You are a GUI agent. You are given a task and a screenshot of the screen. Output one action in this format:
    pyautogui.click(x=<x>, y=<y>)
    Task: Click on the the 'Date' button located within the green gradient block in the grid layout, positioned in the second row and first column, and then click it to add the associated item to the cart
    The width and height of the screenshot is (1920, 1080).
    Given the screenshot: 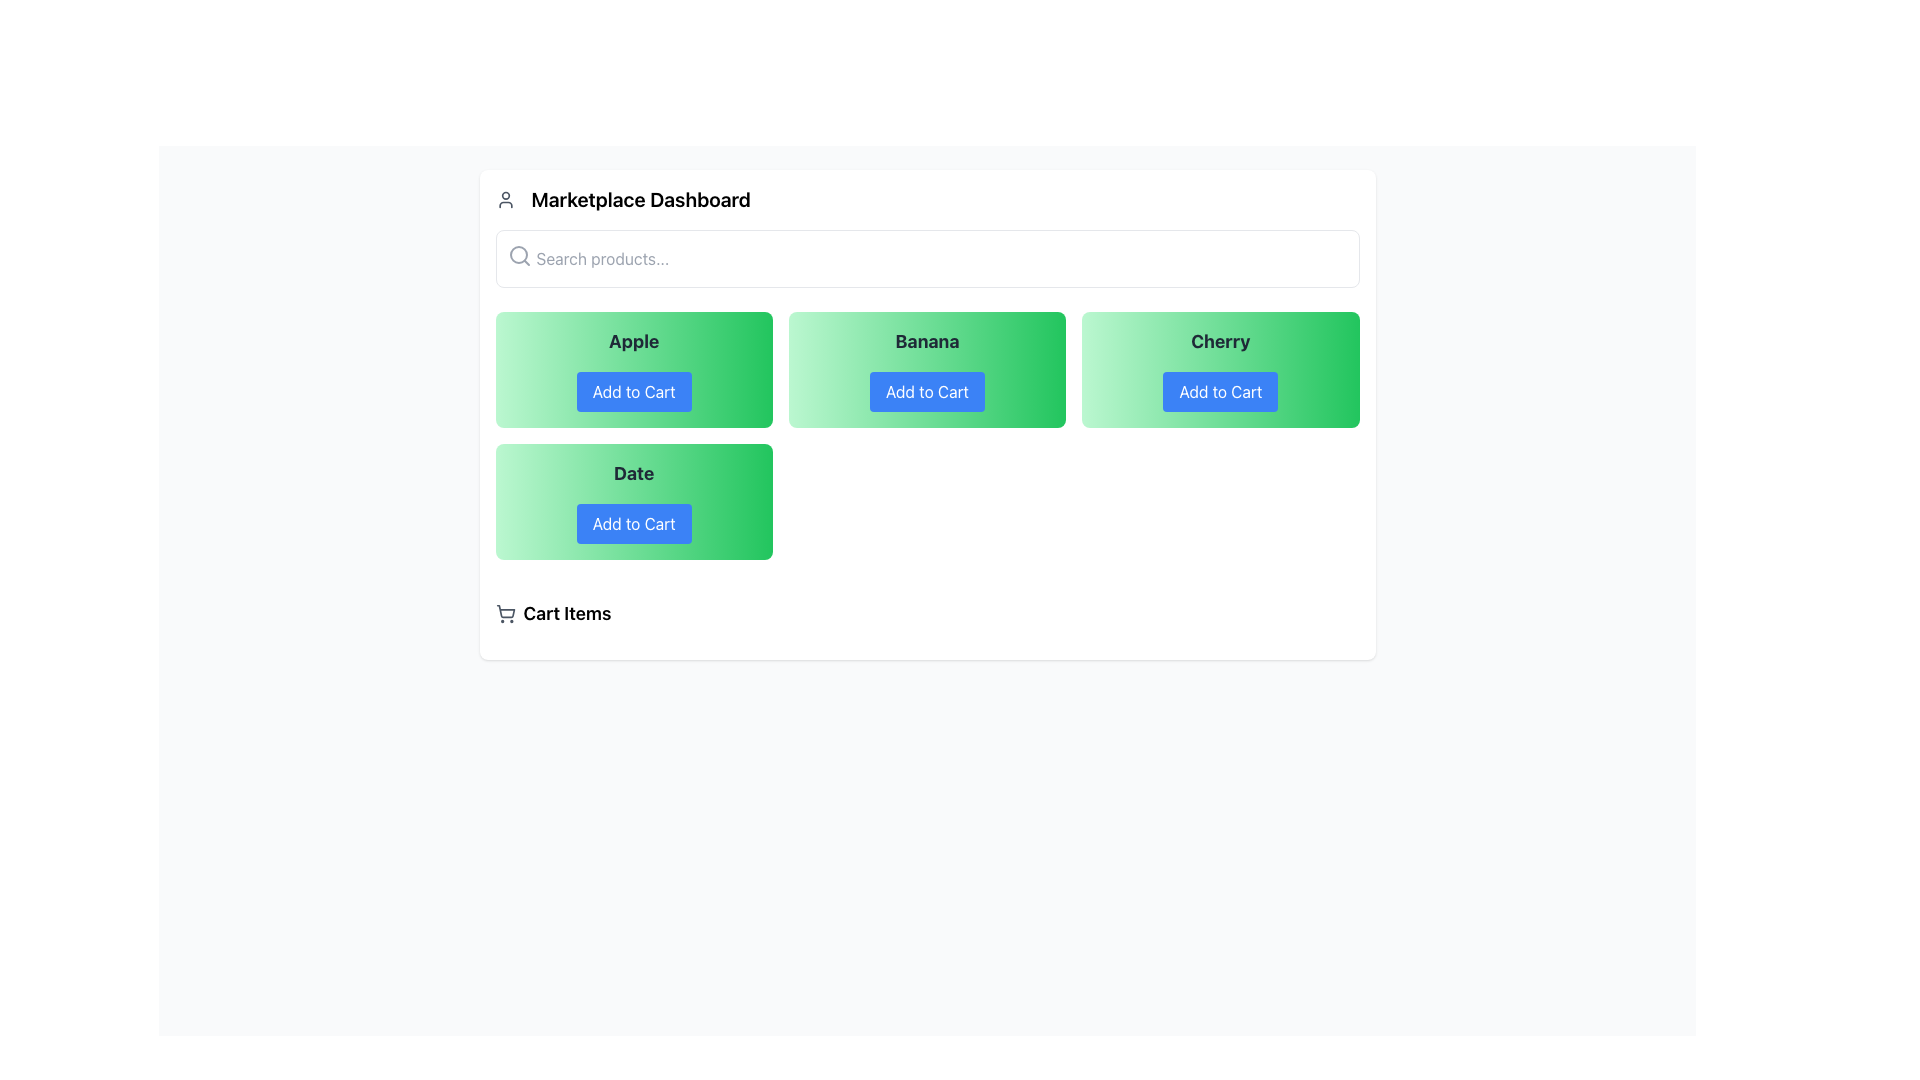 What is the action you would take?
    pyautogui.click(x=633, y=523)
    